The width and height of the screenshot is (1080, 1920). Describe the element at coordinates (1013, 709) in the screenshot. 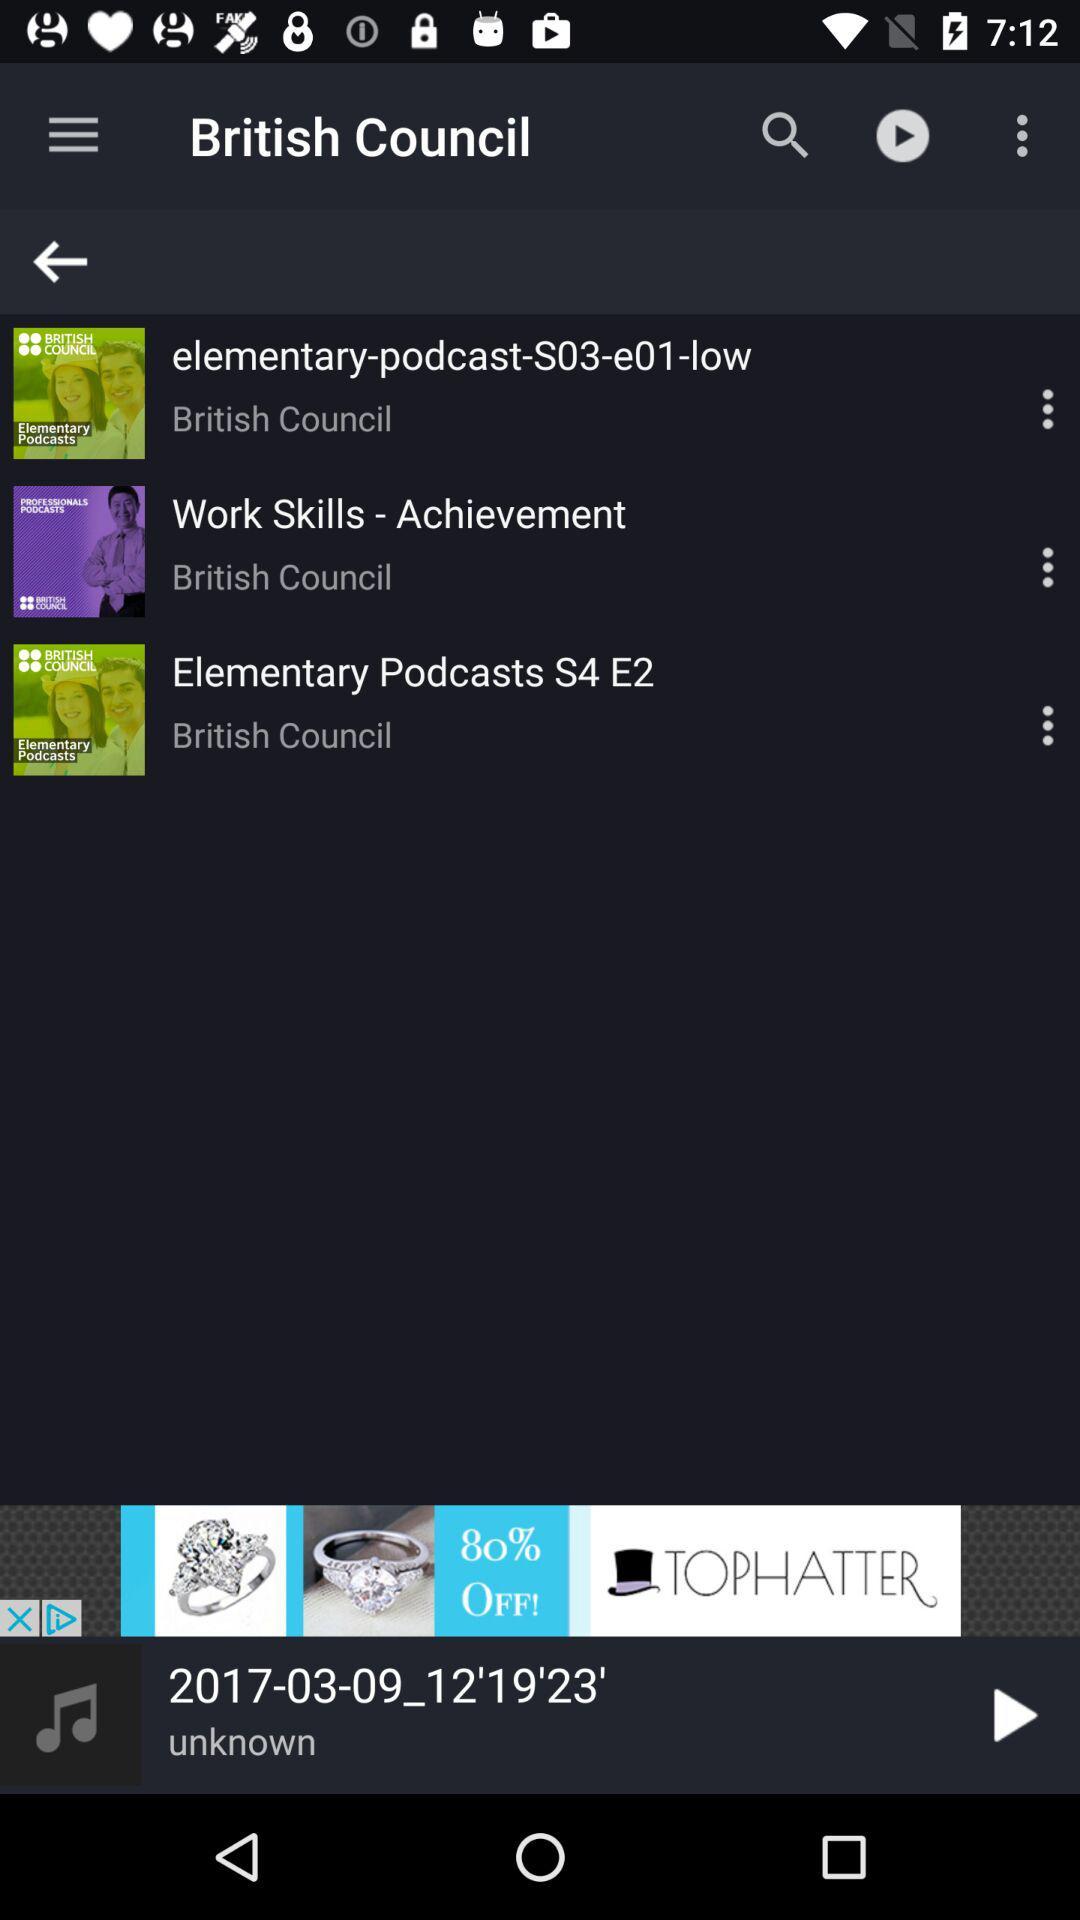

I see `menu icon` at that location.